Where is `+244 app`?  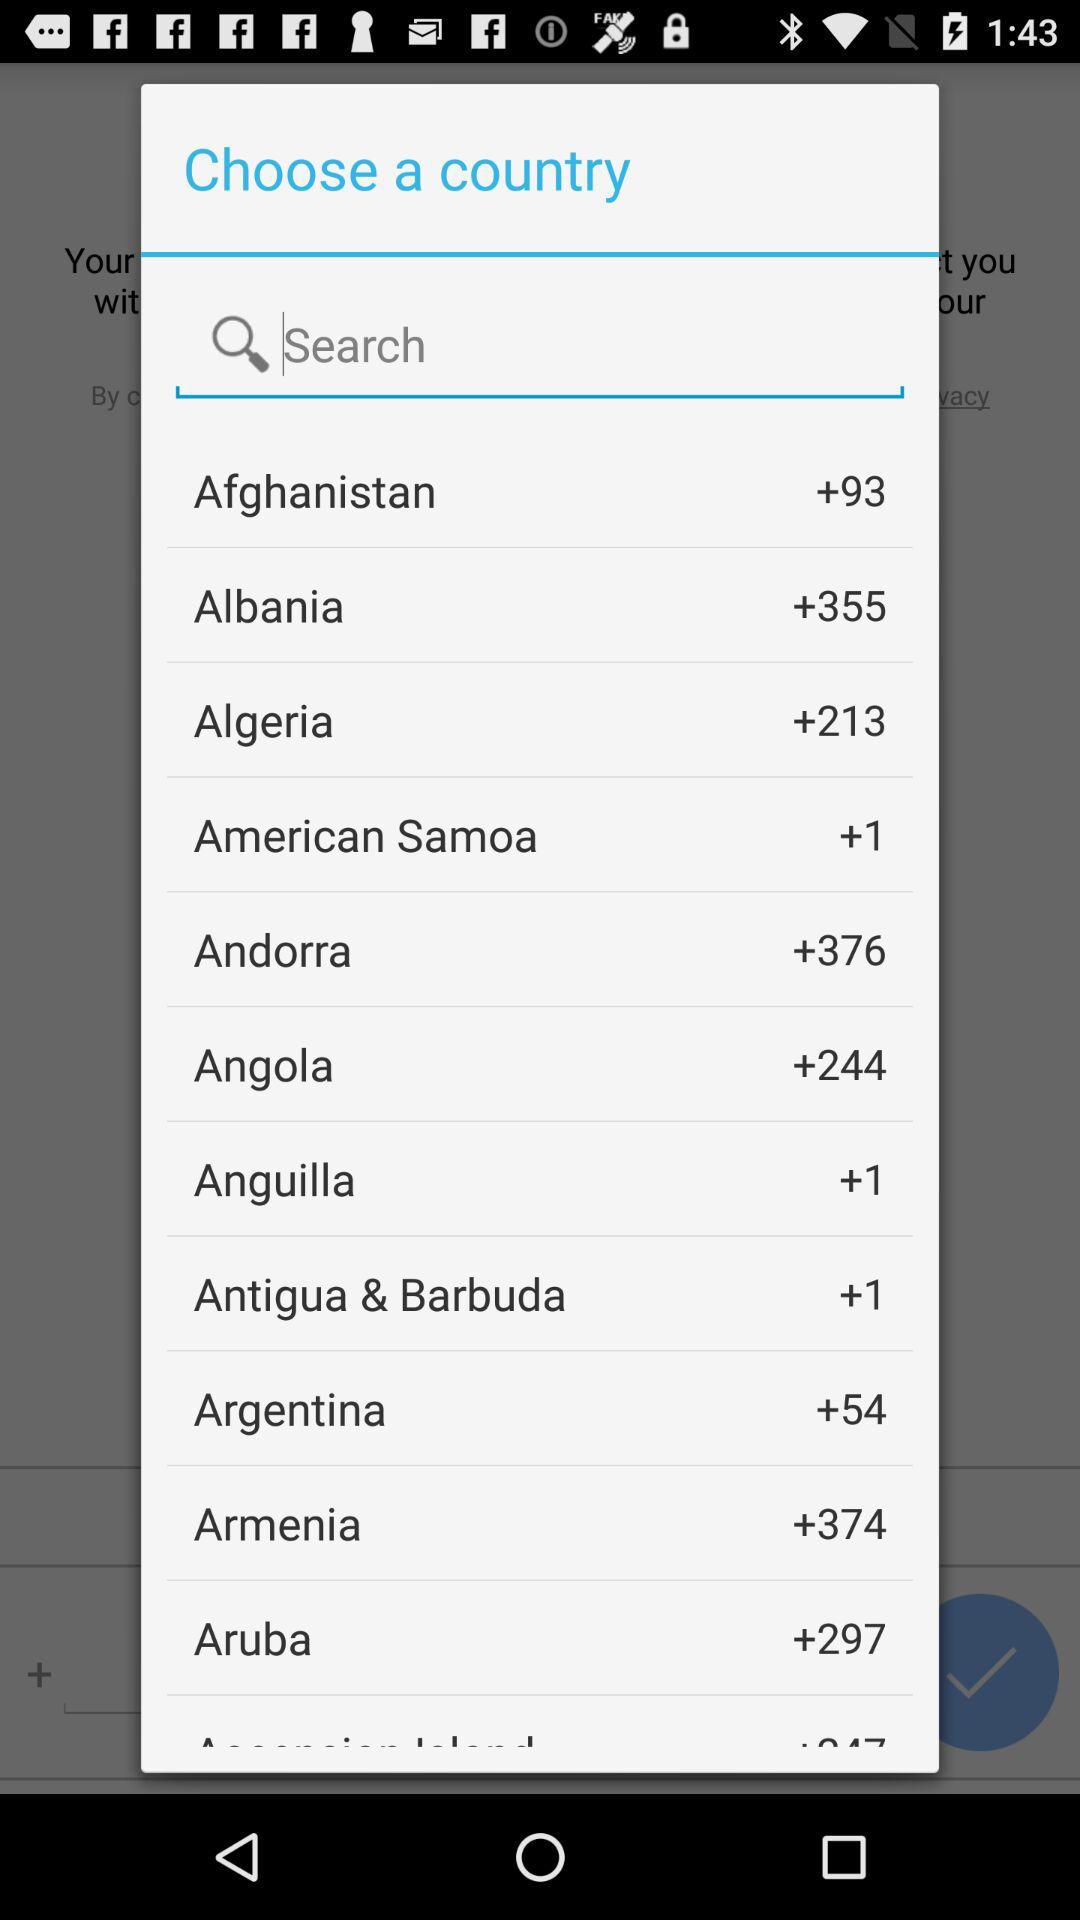 +244 app is located at coordinates (839, 1062).